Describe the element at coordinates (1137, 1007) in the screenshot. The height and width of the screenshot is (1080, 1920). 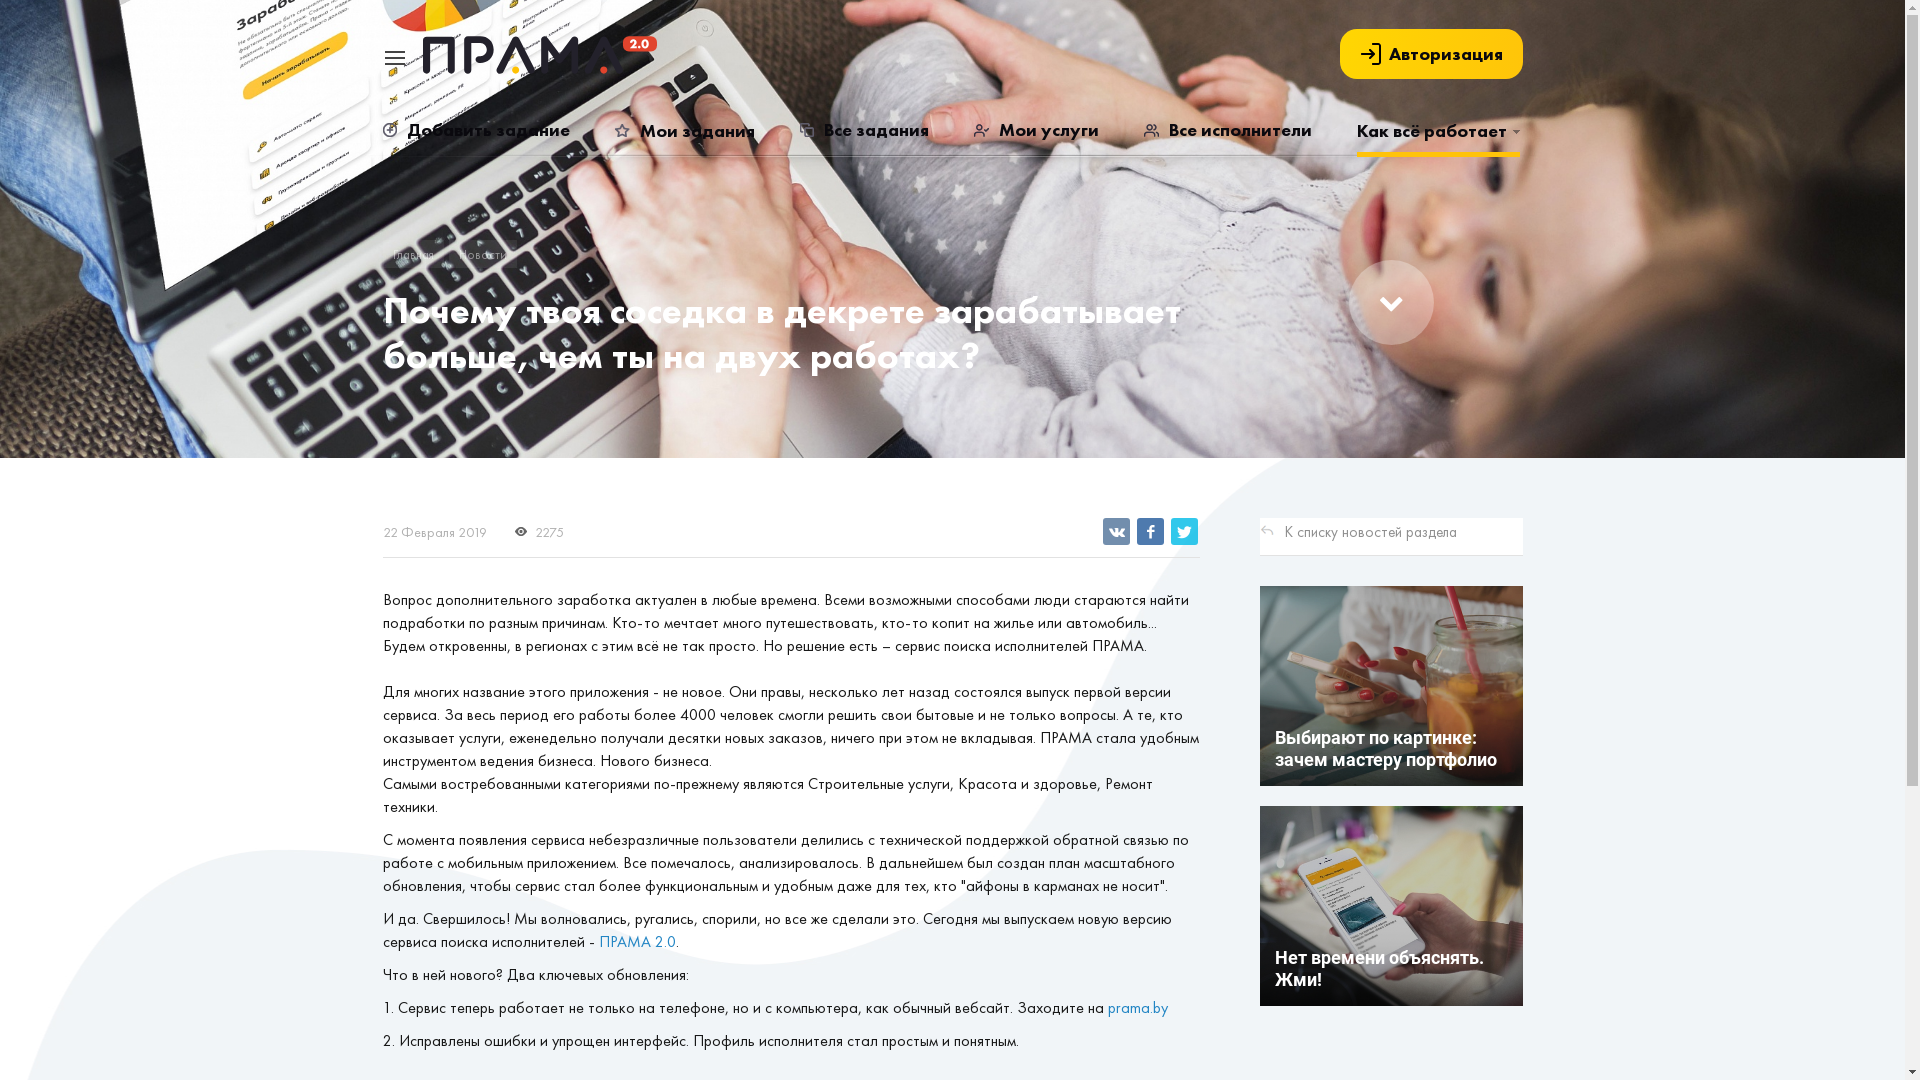
I see `'prama.by'` at that location.